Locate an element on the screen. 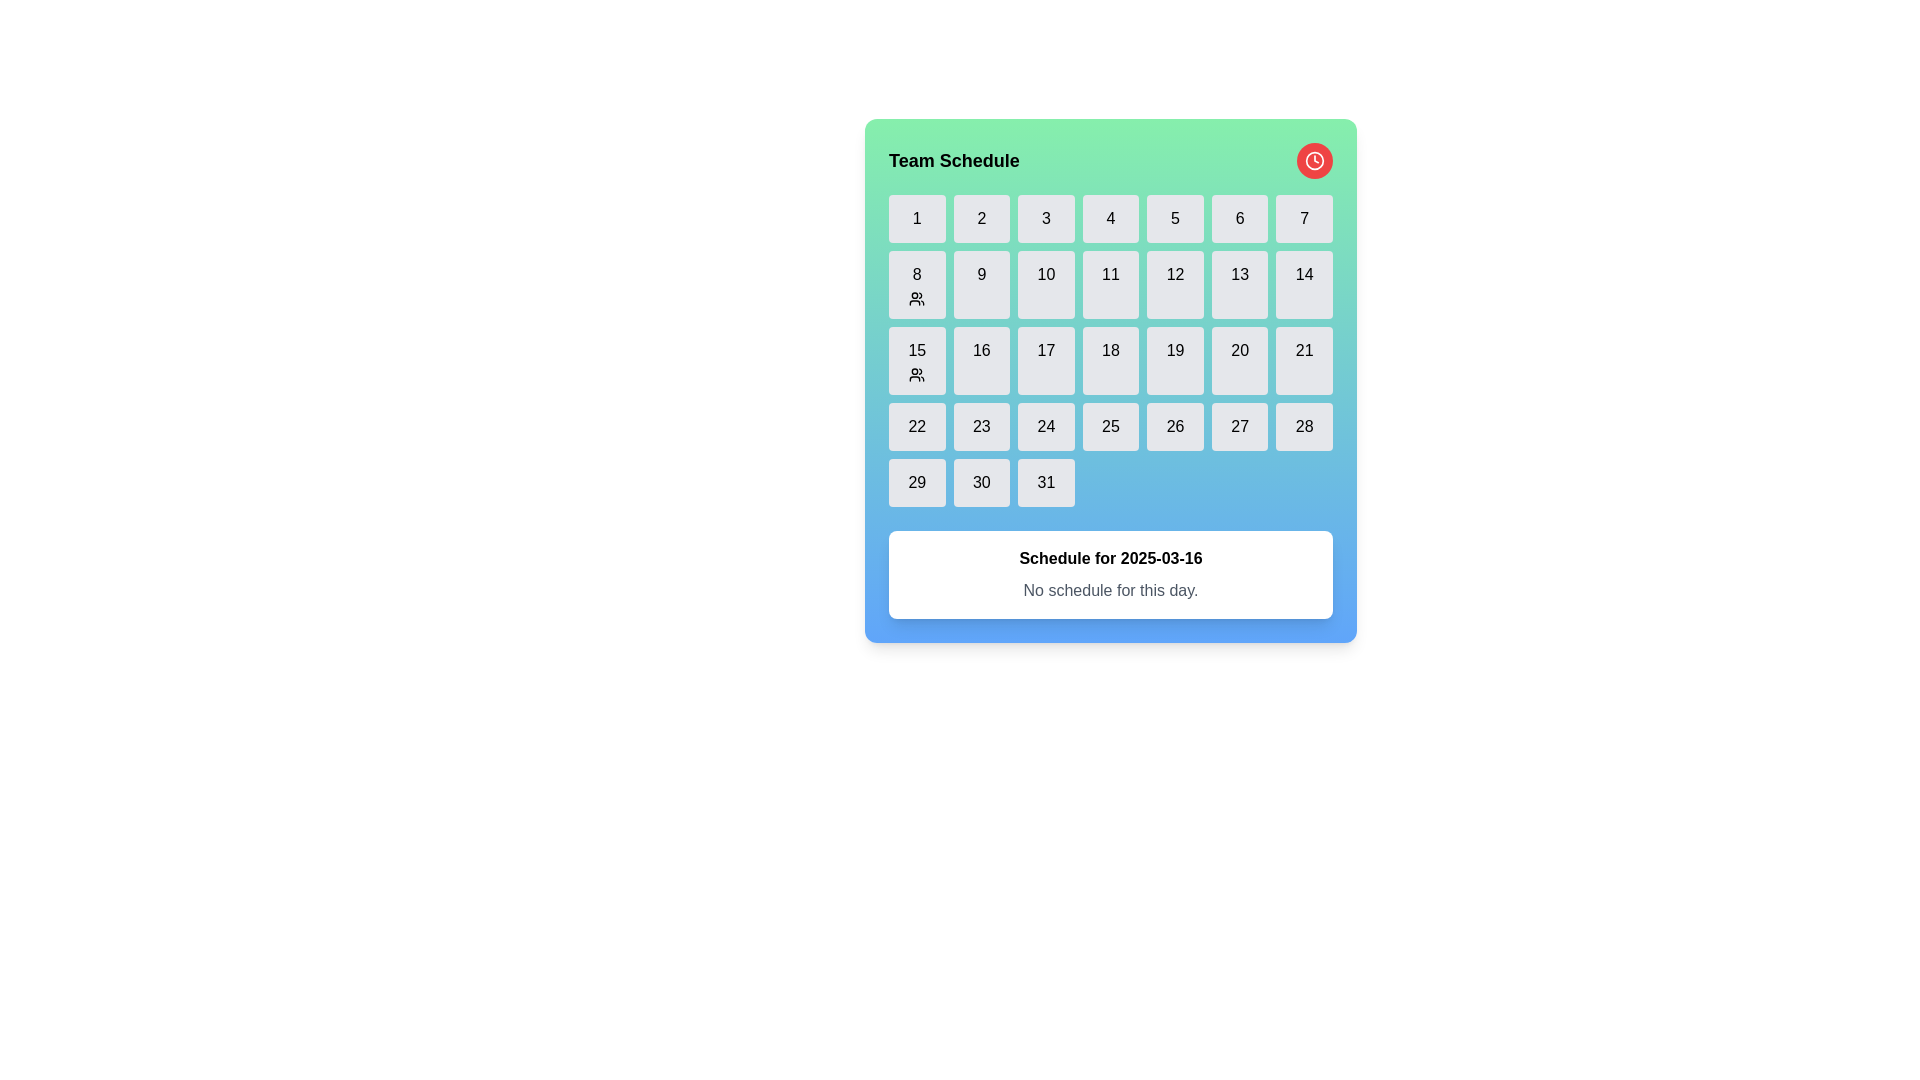  the third day button in the calendar interface is located at coordinates (1045, 219).